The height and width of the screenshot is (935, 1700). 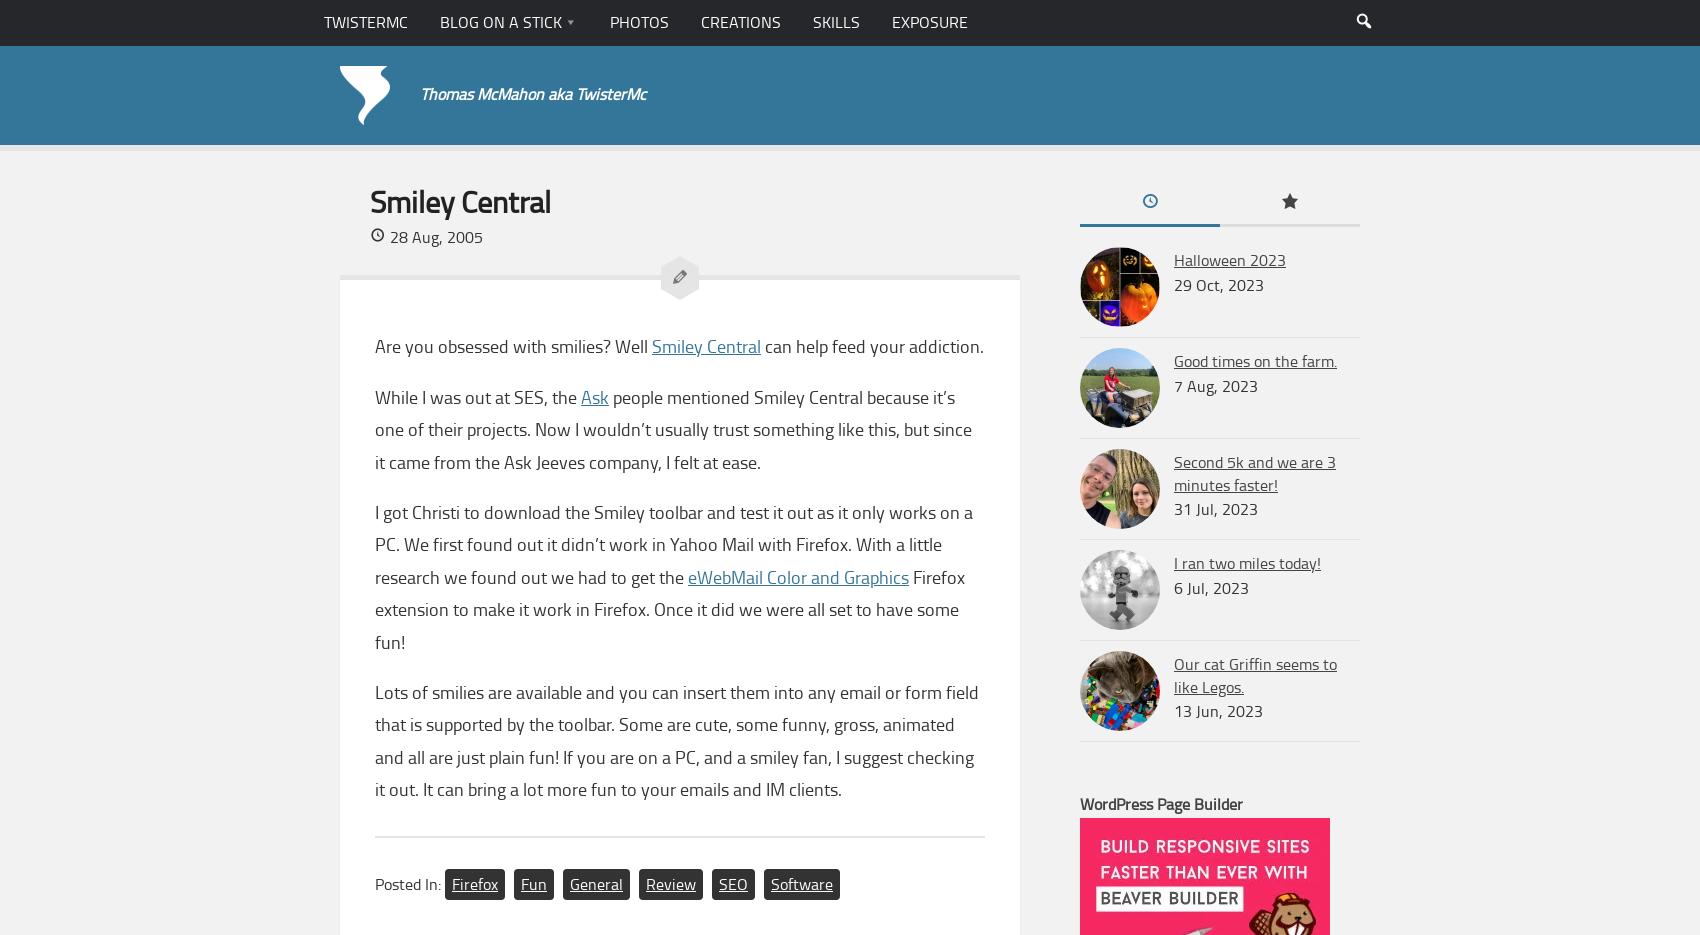 What do you see at coordinates (1215, 385) in the screenshot?
I see `'7 Aug, 2023'` at bounding box center [1215, 385].